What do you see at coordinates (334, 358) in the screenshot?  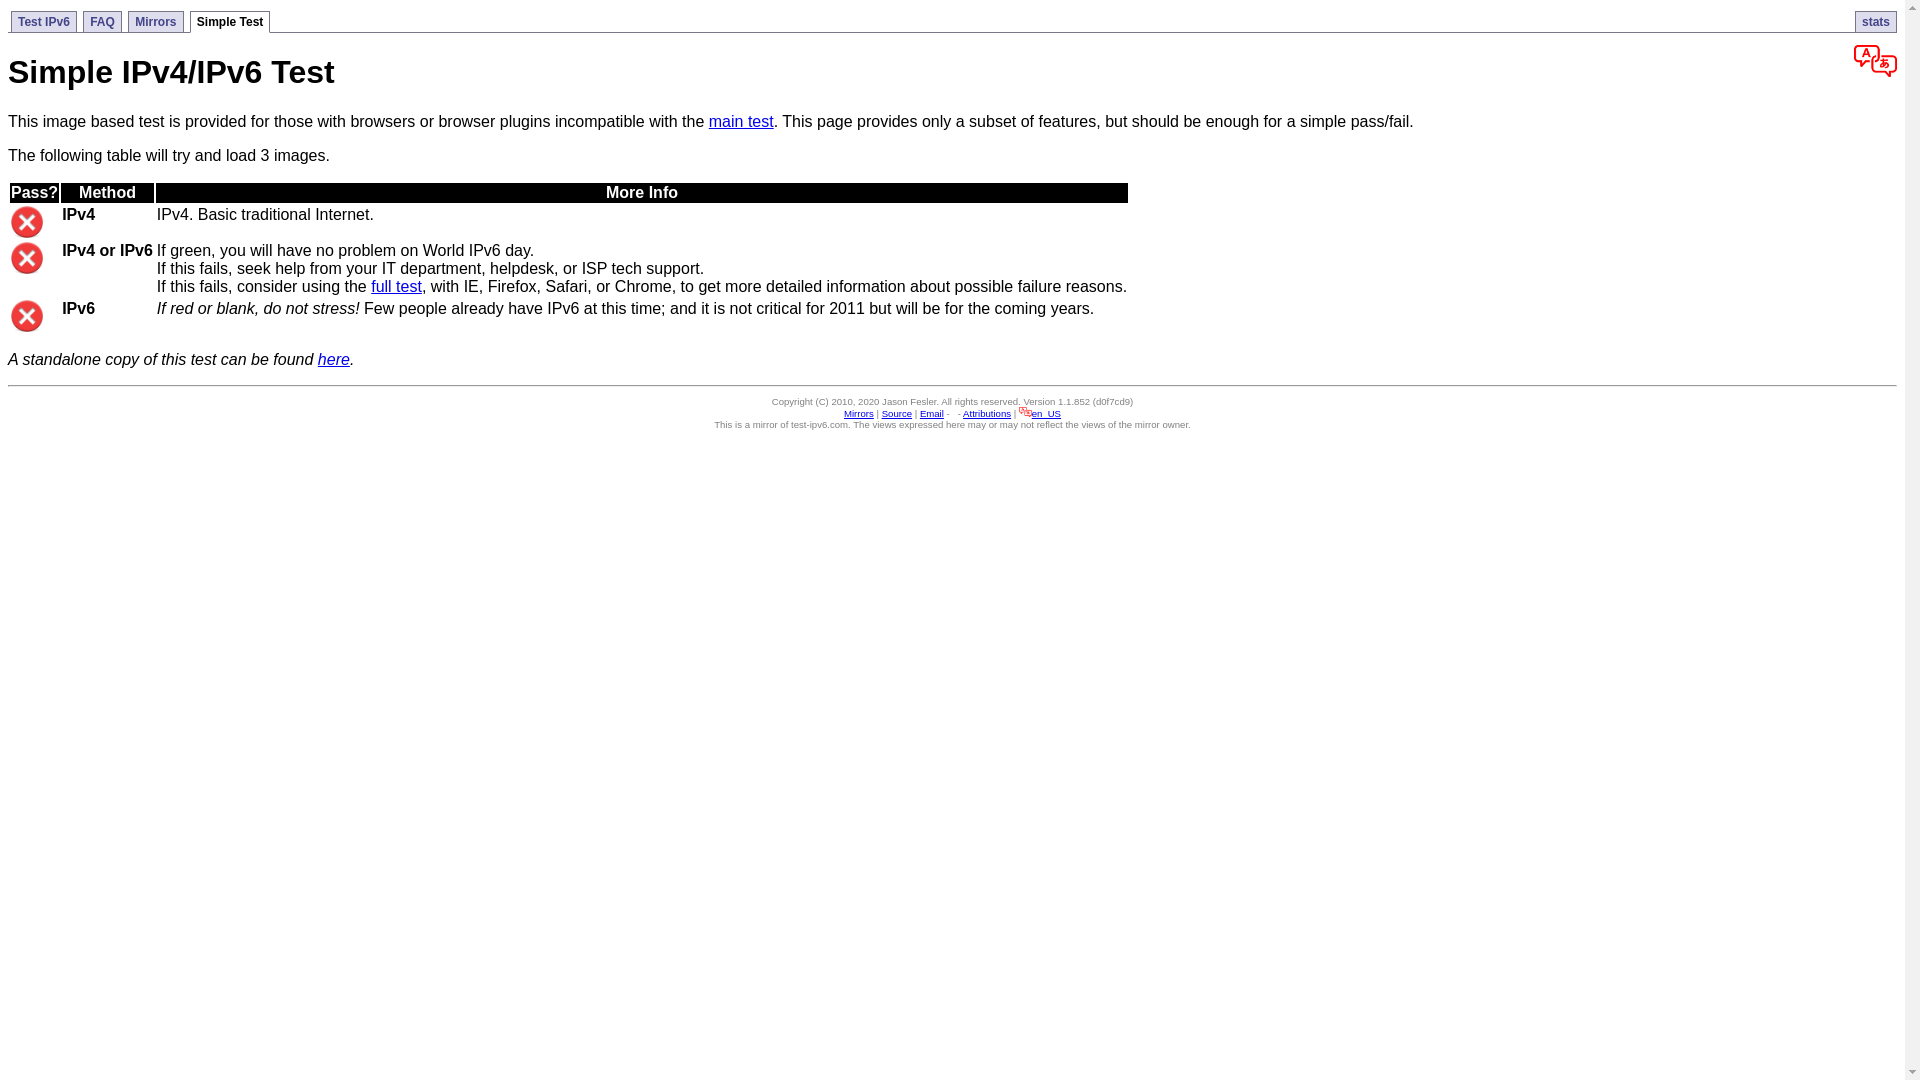 I see `'here'` at bounding box center [334, 358].